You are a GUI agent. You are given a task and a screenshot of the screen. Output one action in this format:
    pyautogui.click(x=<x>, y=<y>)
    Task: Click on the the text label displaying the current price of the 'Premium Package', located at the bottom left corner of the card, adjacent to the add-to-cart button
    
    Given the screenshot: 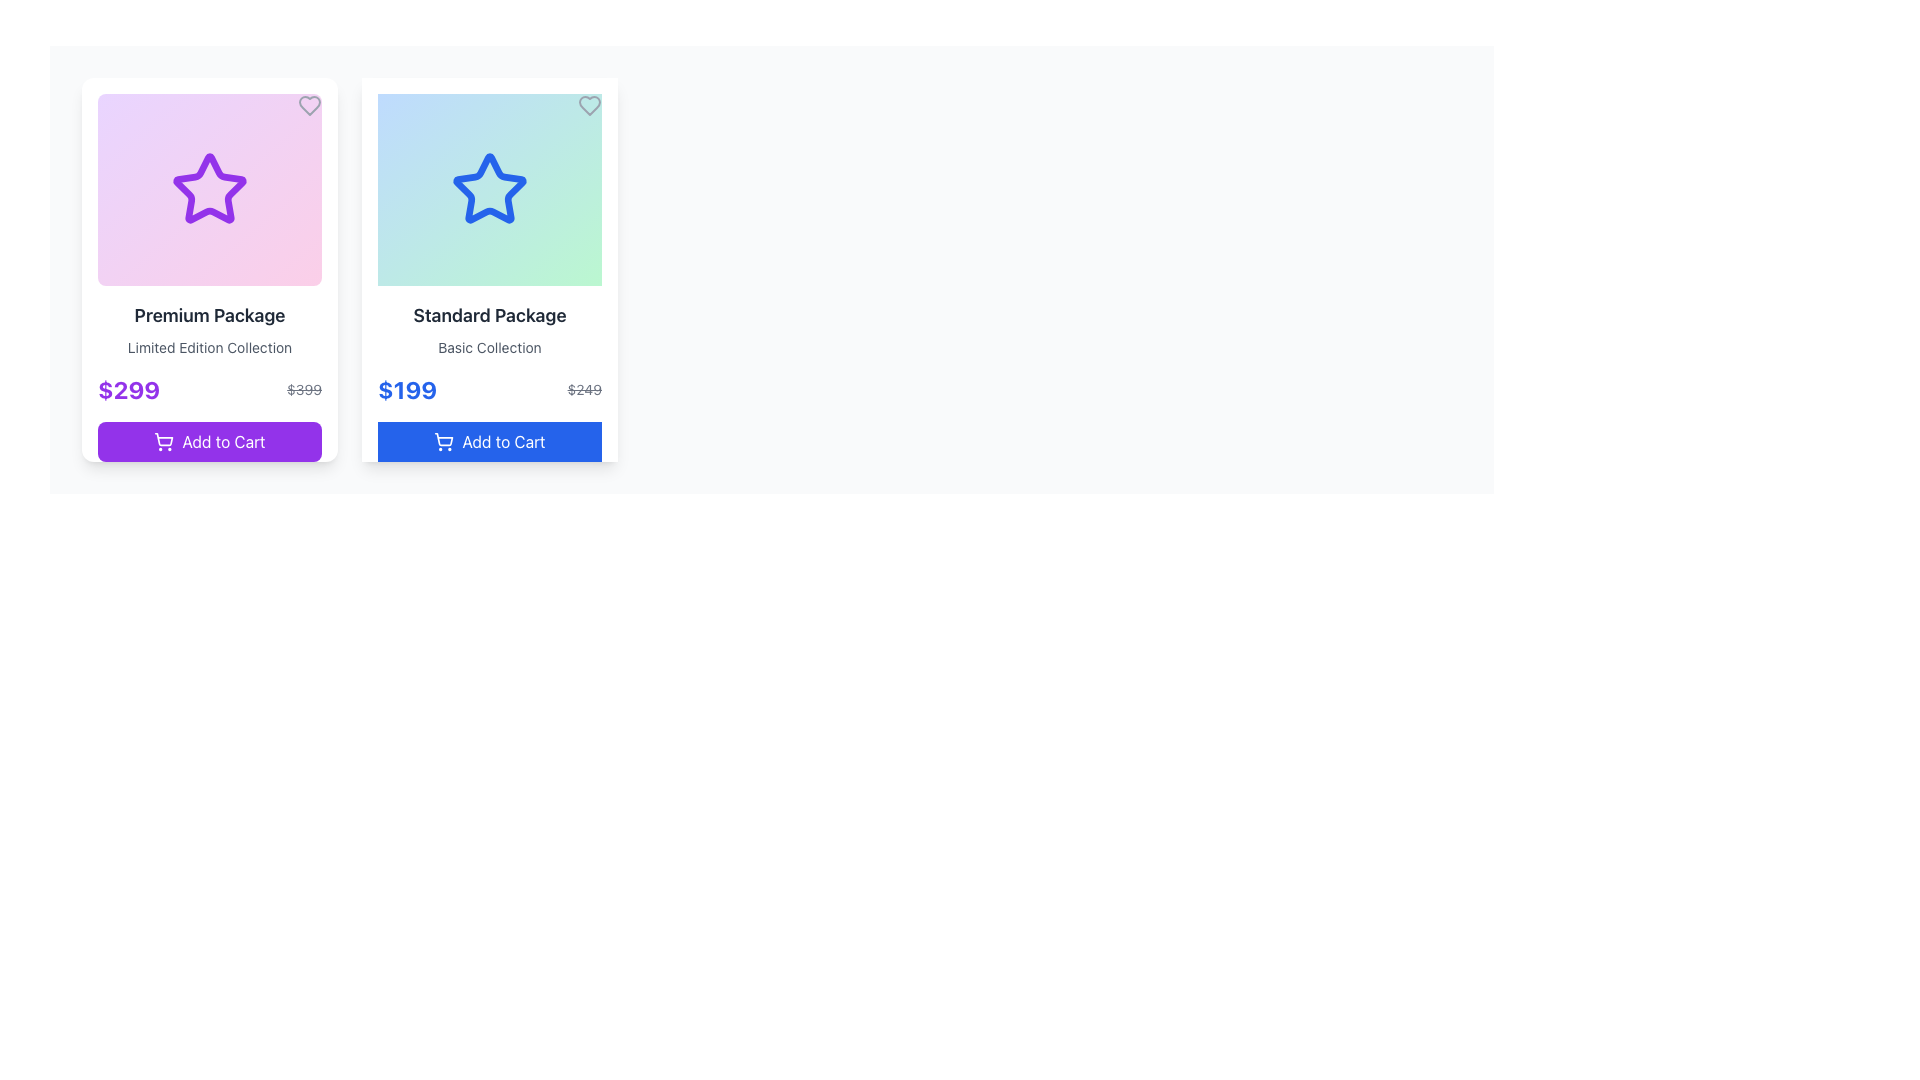 What is the action you would take?
    pyautogui.click(x=128, y=389)
    